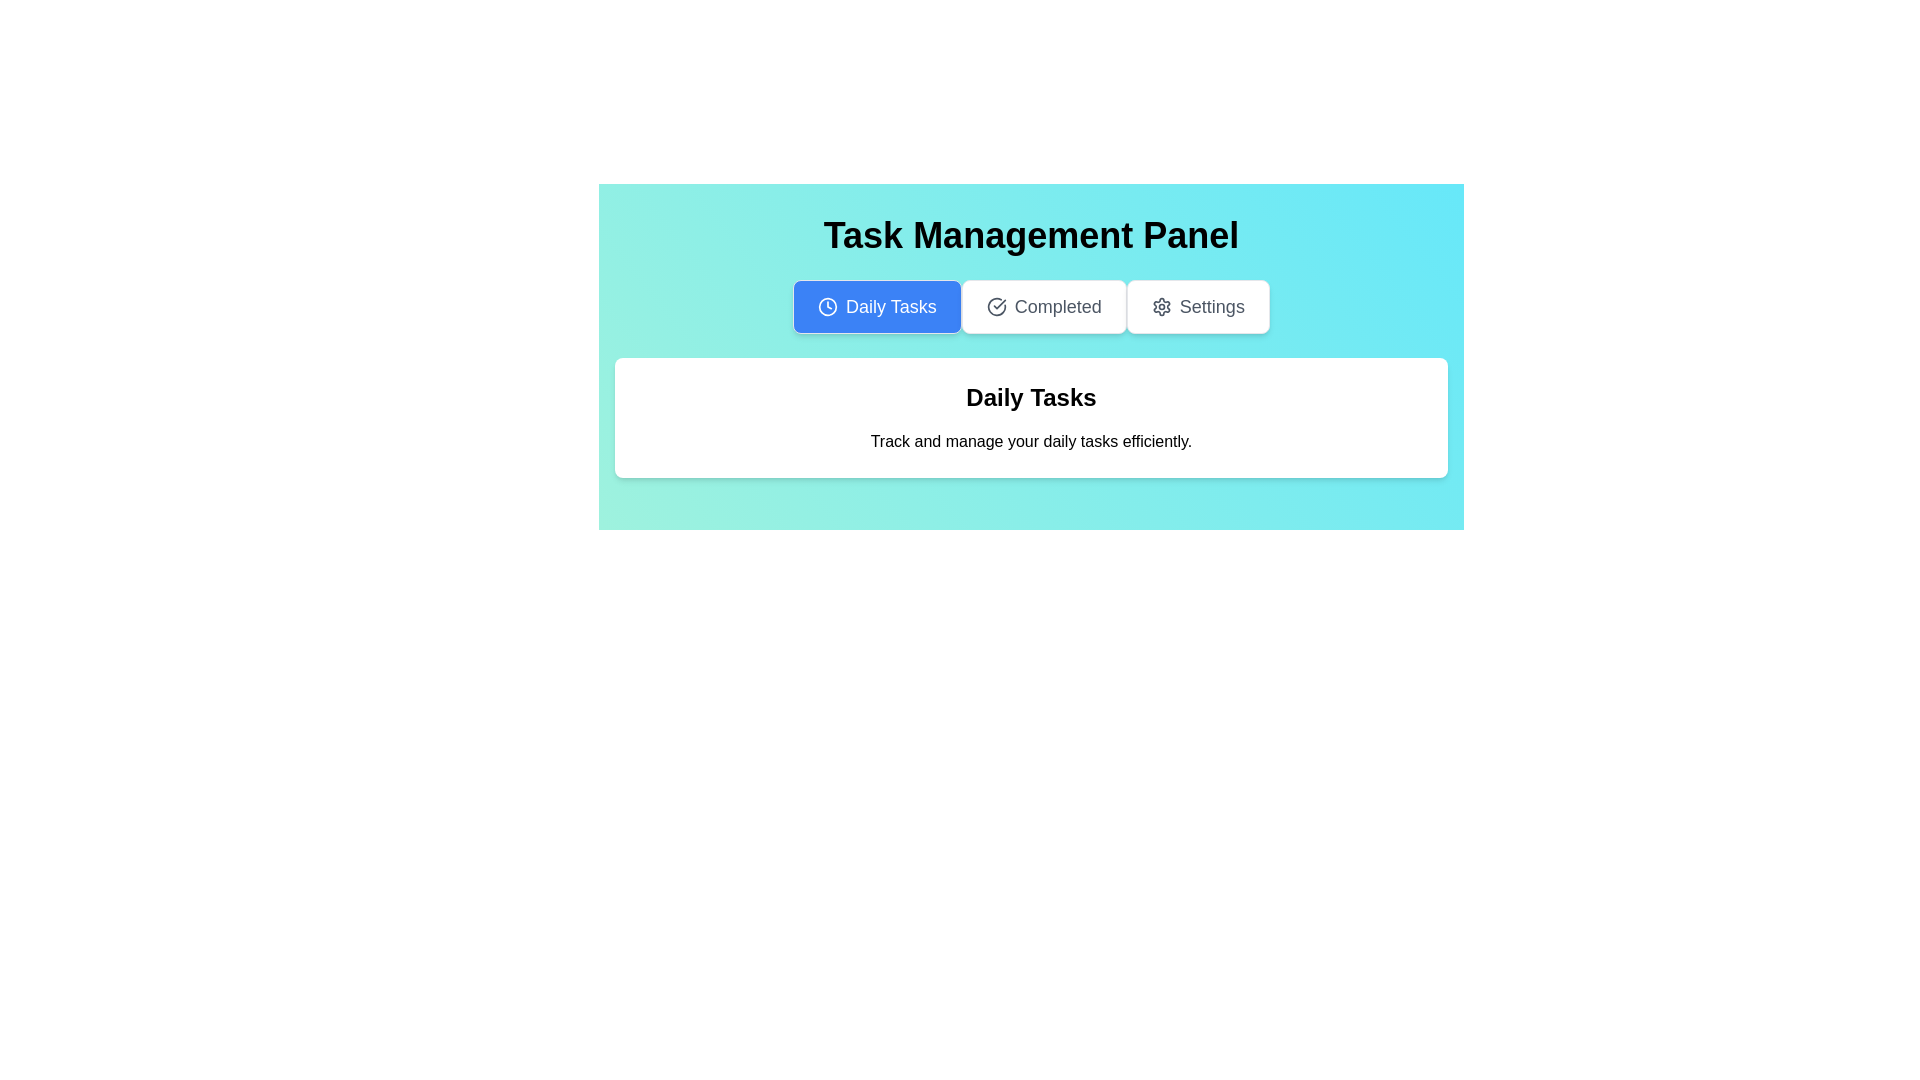 This screenshot has width=1920, height=1080. I want to click on the circular outline that forms the body of the clock icon within the 'Daily Tasks' button, which is styled with a clean stroke in a minimalist design, so click(828, 307).